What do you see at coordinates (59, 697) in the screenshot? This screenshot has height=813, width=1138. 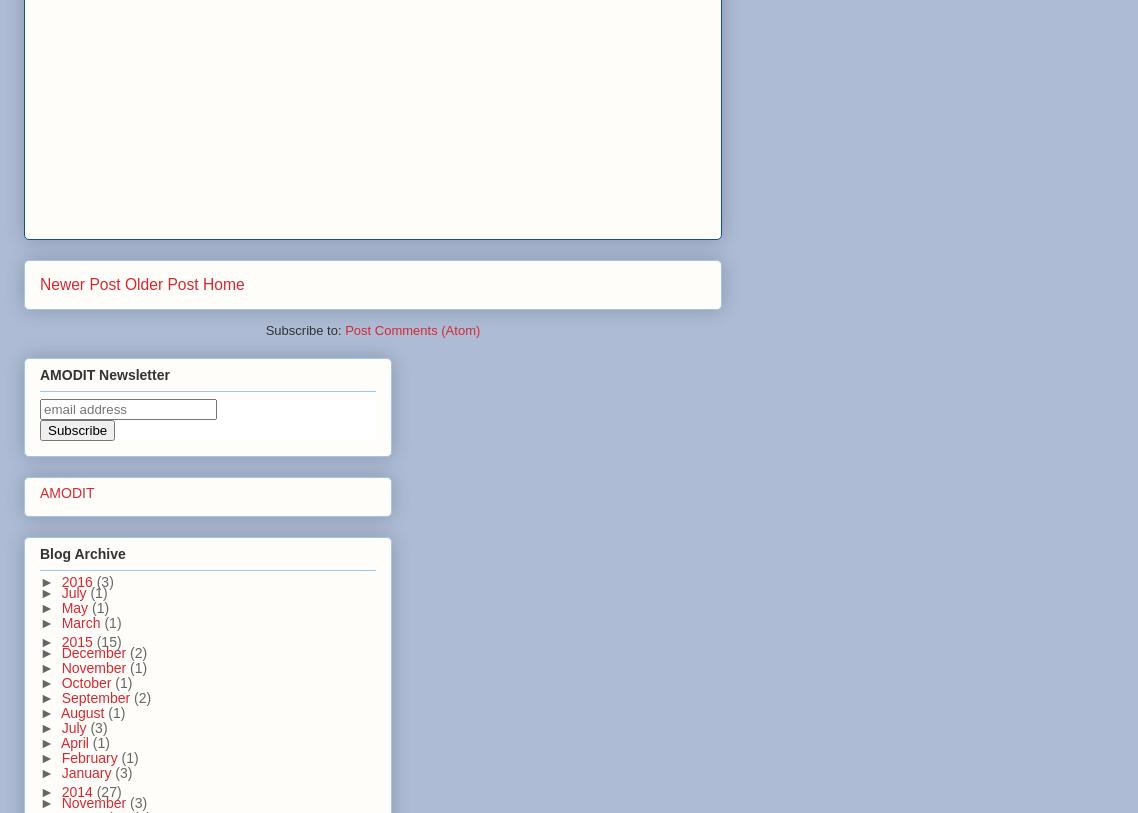 I see `'September'` at bounding box center [59, 697].